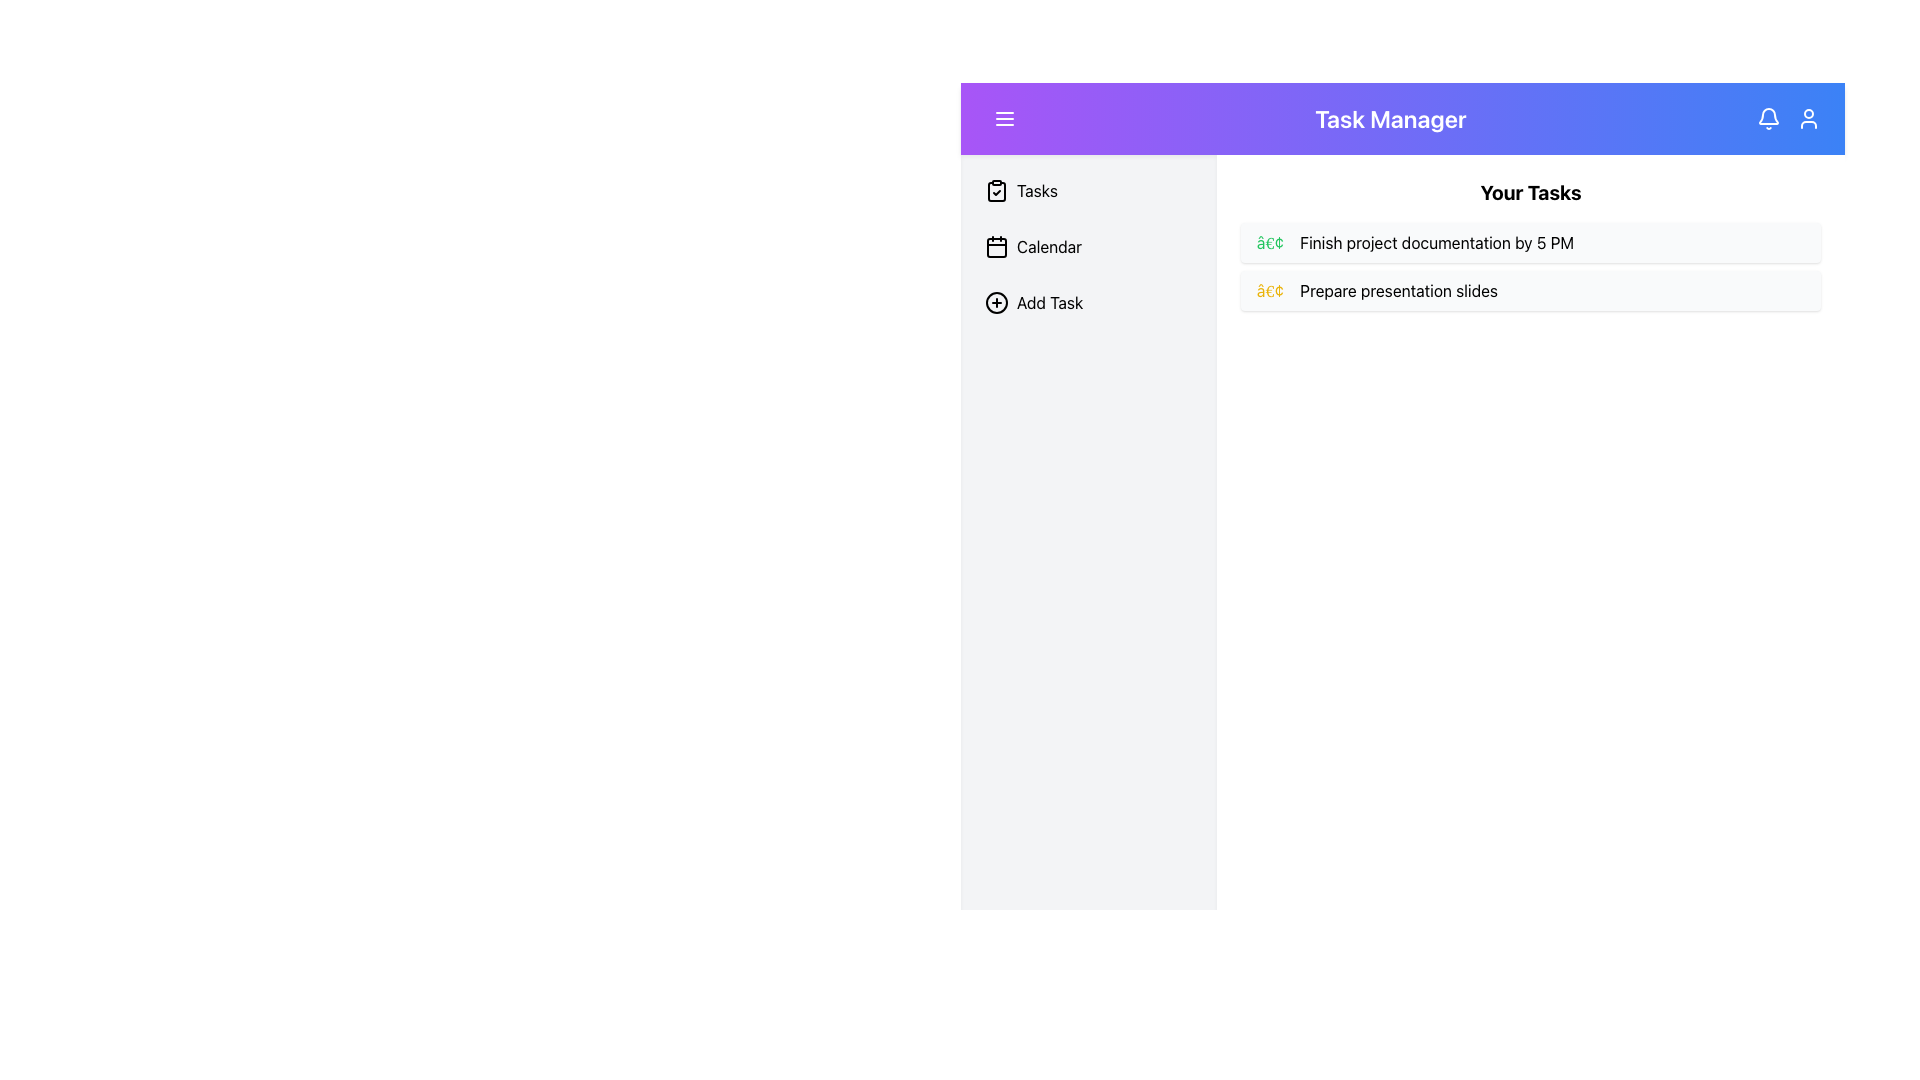 Image resolution: width=1920 pixels, height=1080 pixels. What do you see at coordinates (997, 245) in the screenshot?
I see `the calendar icon located in the left sidebar, positioned below the 'Tasks' icon and above the 'Add Task' icon` at bounding box center [997, 245].